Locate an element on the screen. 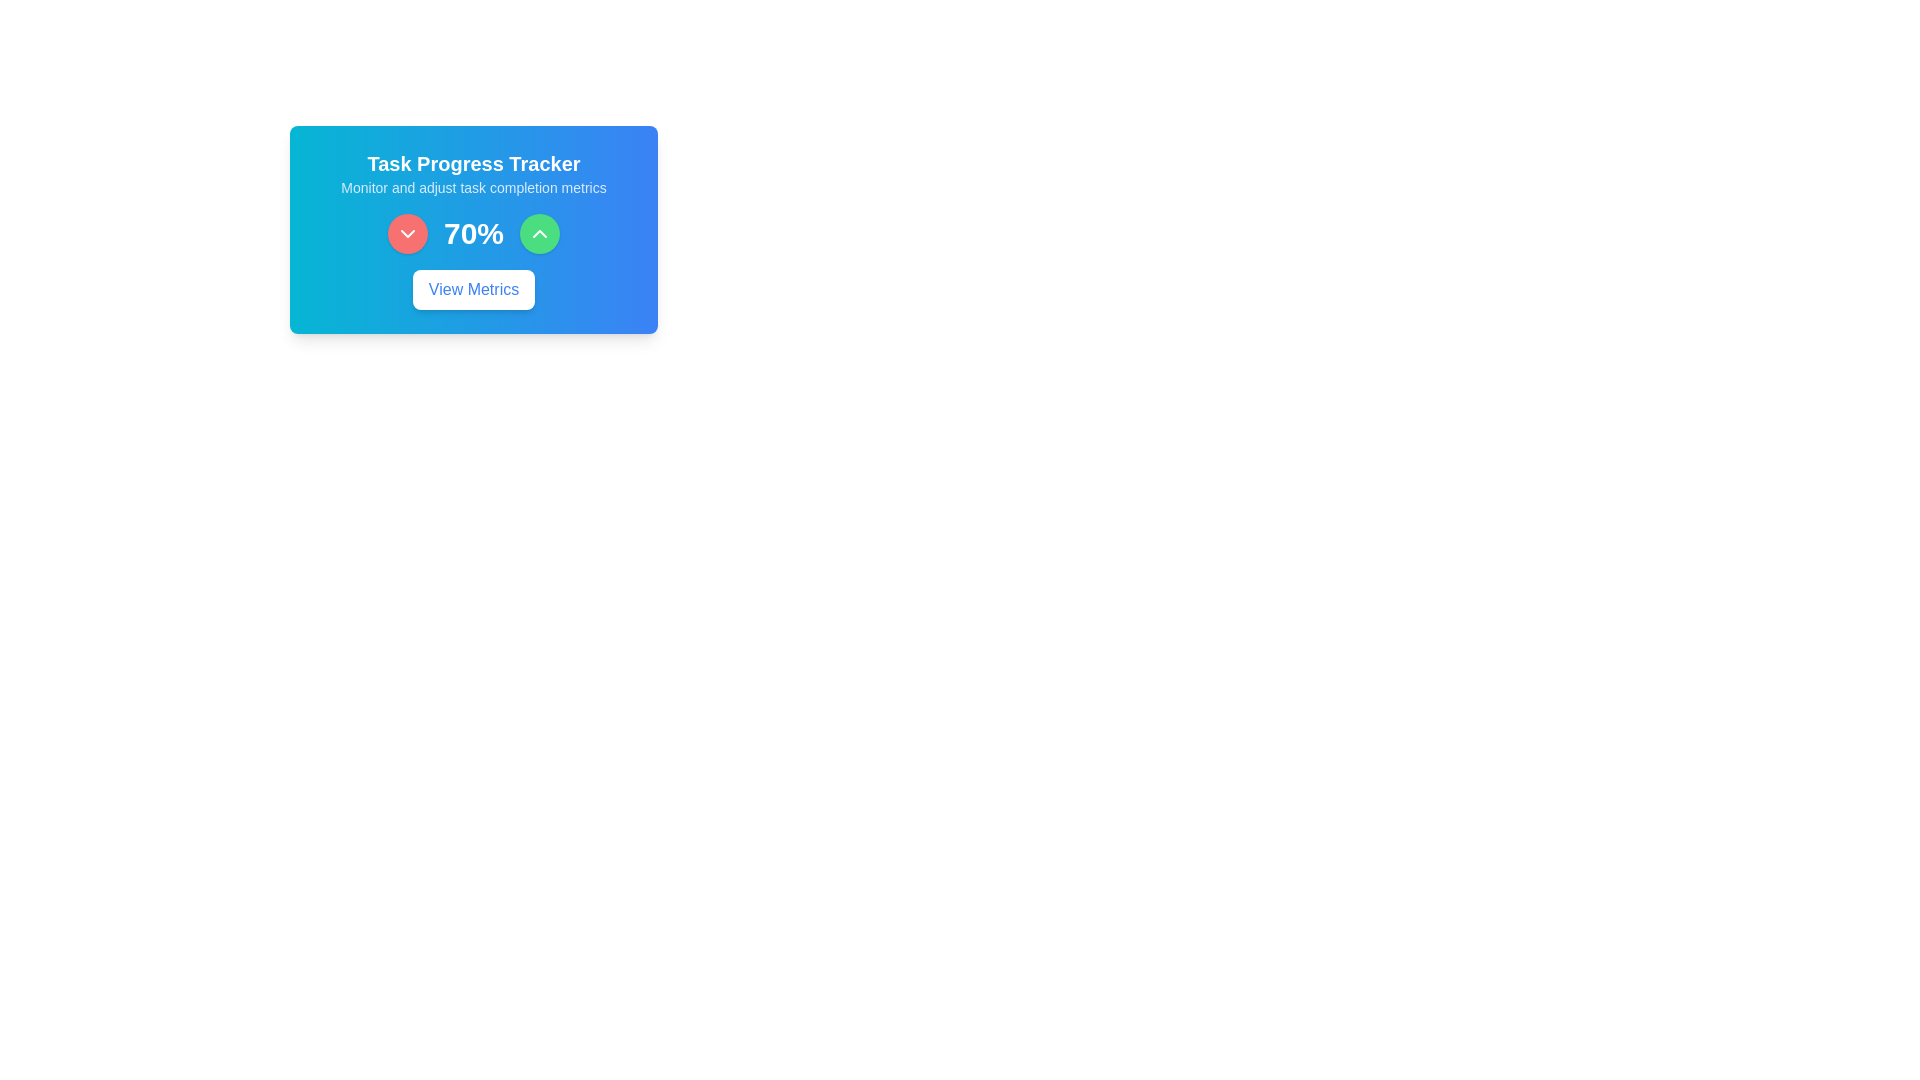 The height and width of the screenshot is (1080, 1920). the chevron-up icon within the green circular button located is located at coordinates (540, 233).